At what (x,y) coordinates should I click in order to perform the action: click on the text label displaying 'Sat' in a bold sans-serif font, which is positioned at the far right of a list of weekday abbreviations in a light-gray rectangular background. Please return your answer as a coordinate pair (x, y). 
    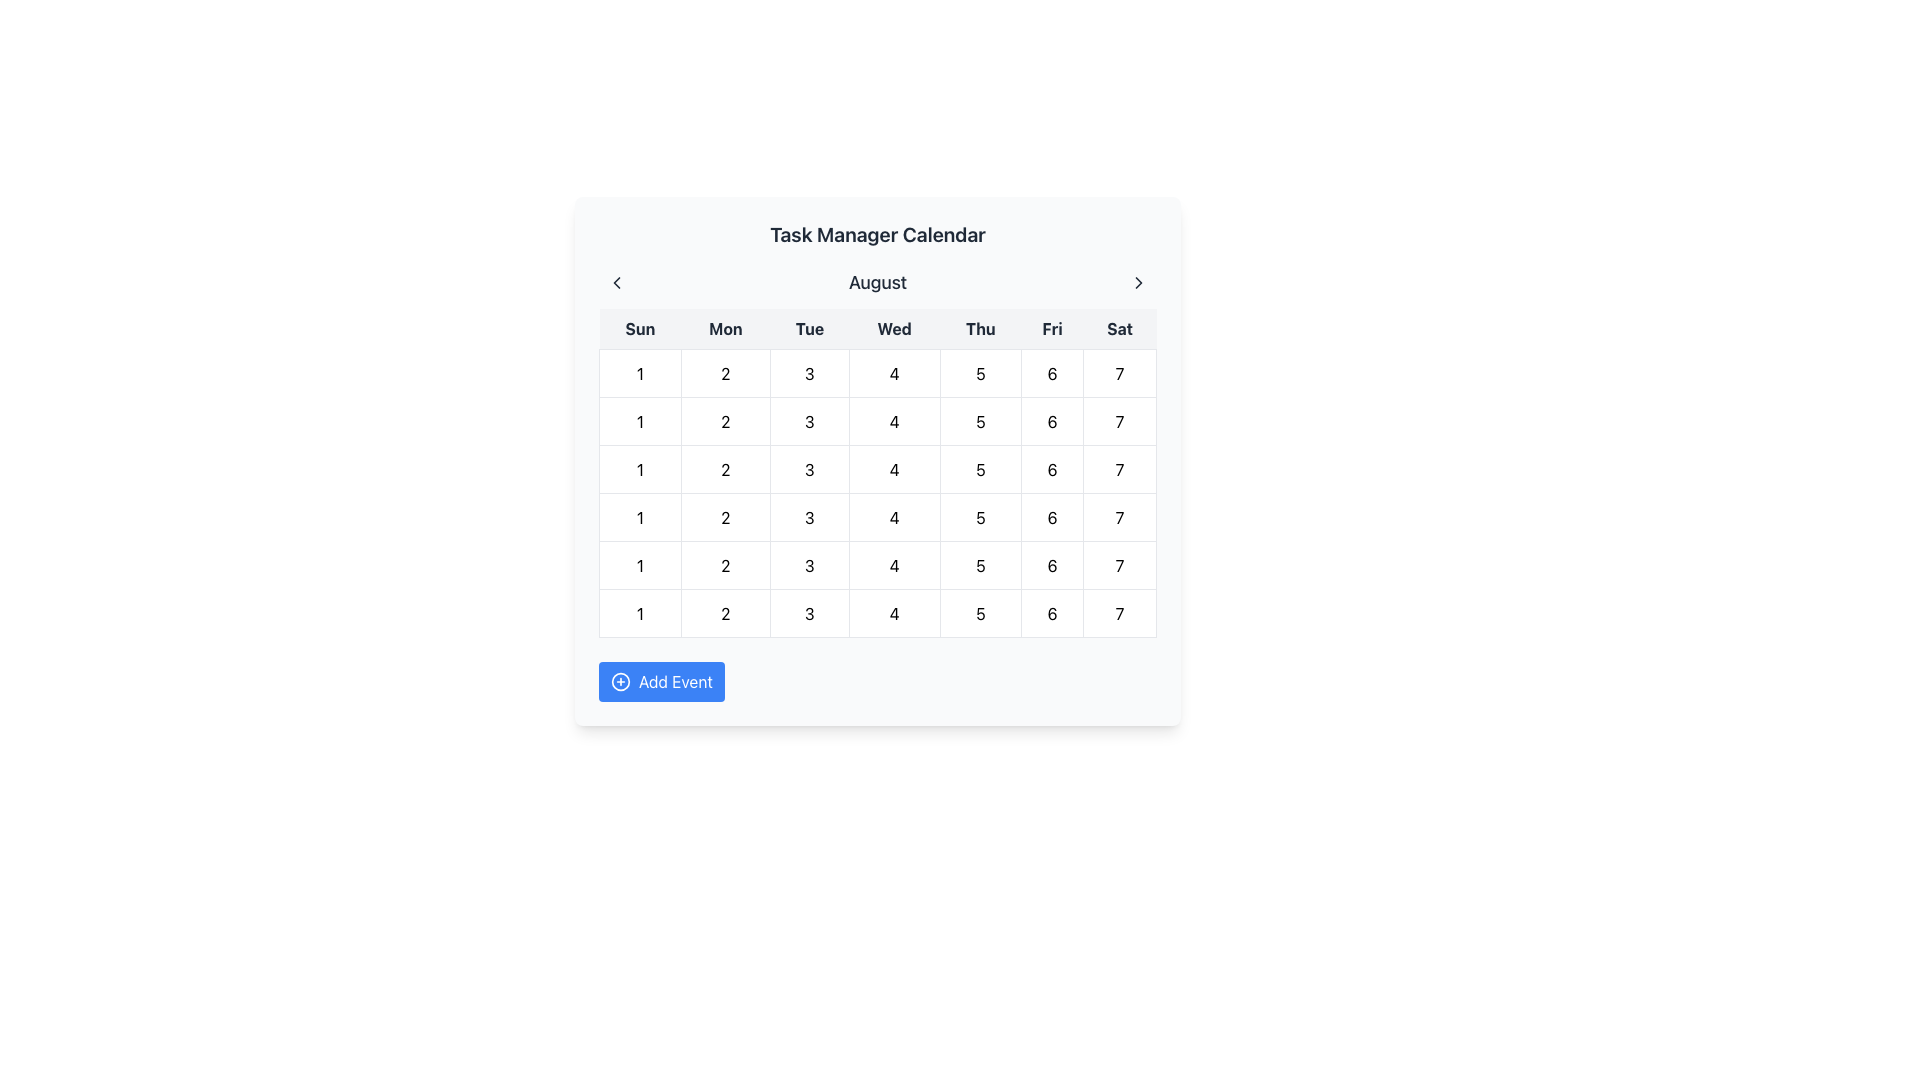
    Looking at the image, I should click on (1120, 328).